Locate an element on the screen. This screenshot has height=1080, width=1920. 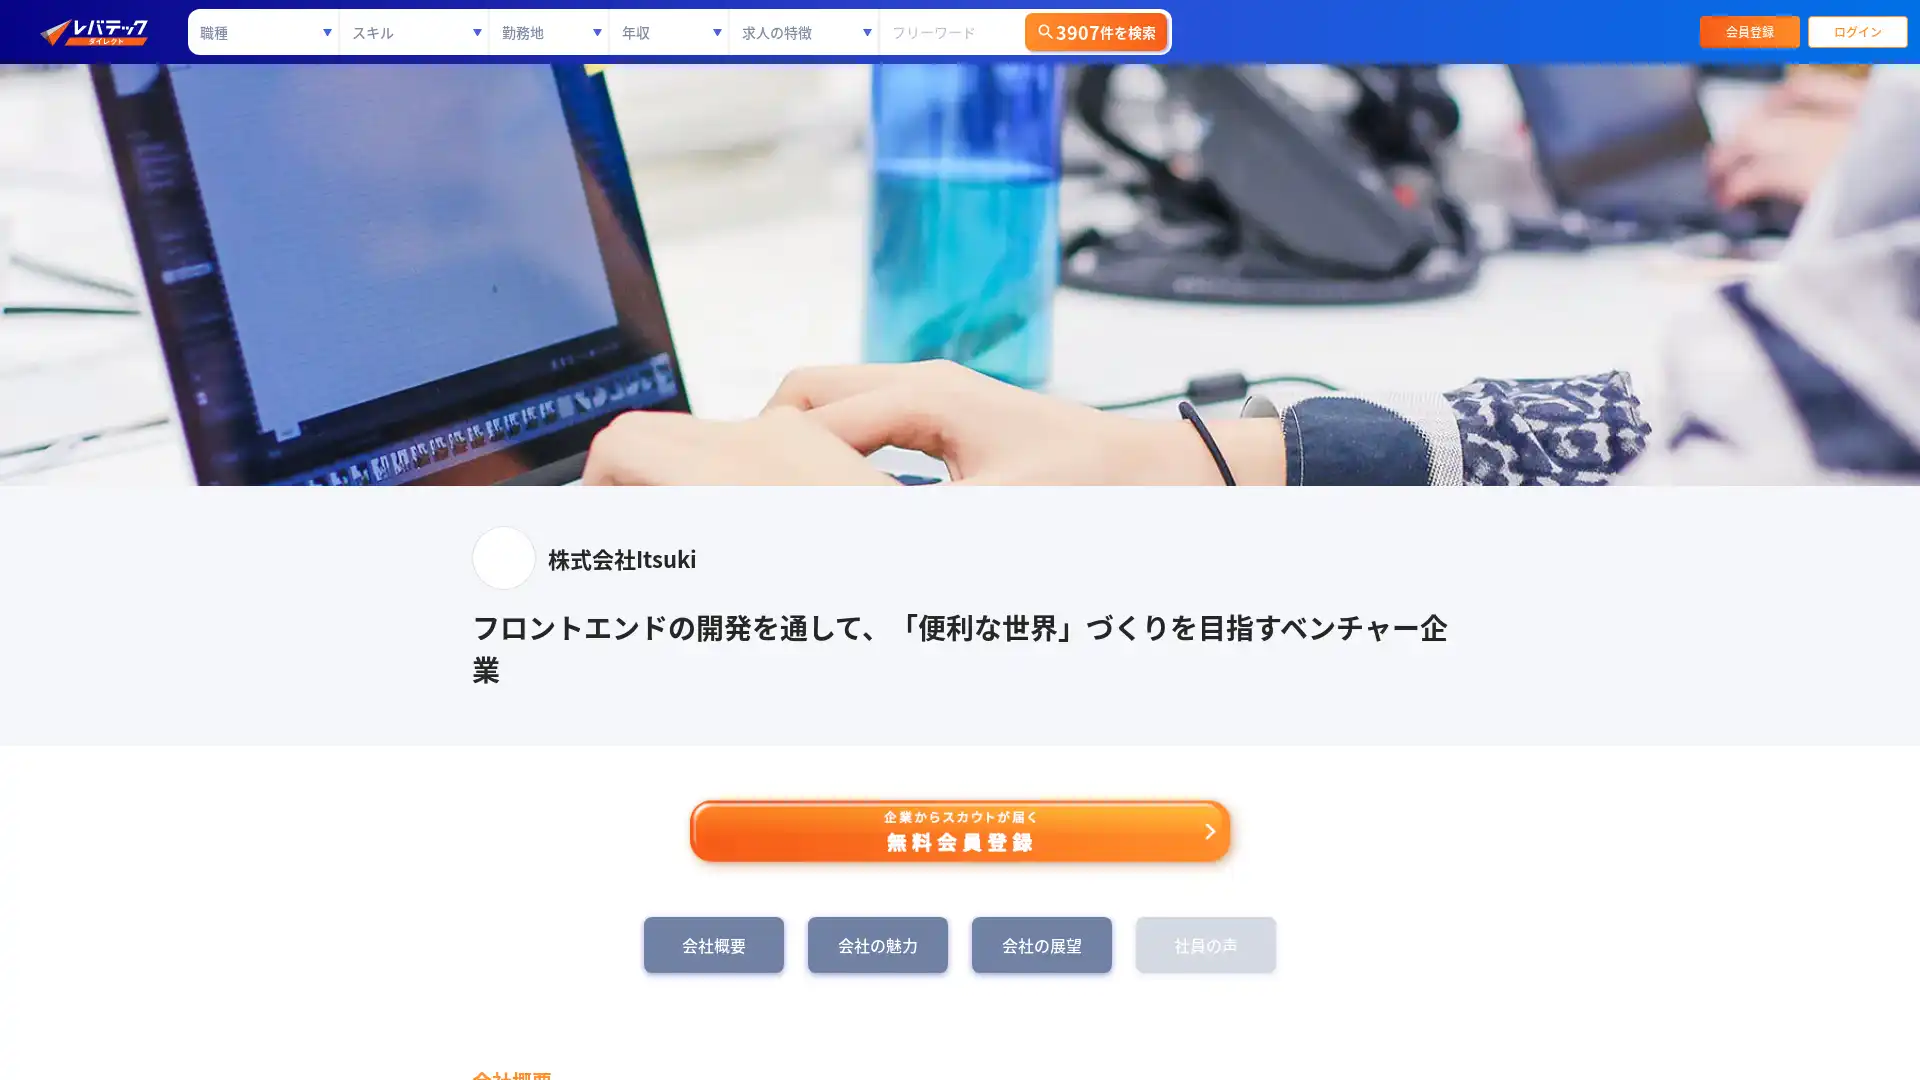
3907 is located at coordinates (1094, 31).